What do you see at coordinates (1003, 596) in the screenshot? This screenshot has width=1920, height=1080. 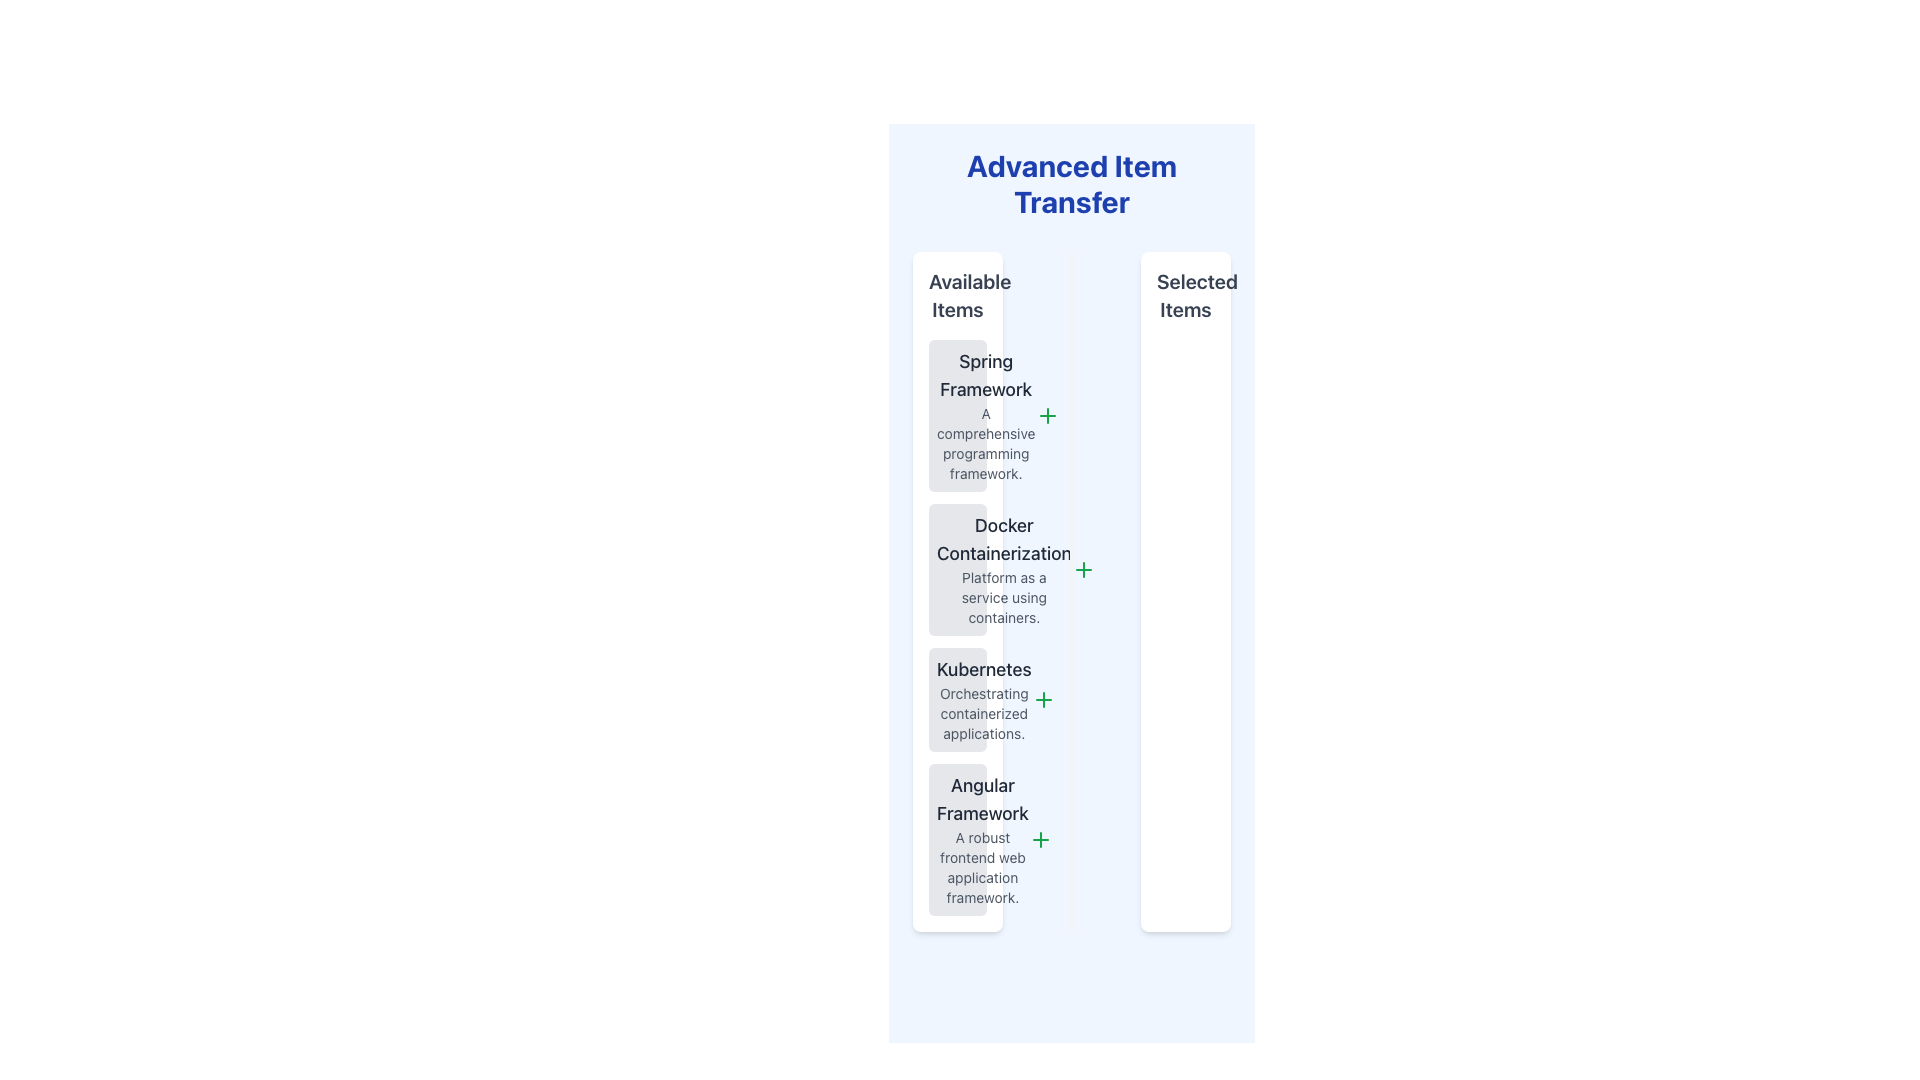 I see `the descriptive text element for 'Docker Containerization' located under the 'Available Items' section, which provides information about its purpose and function` at bounding box center [1003, 596].